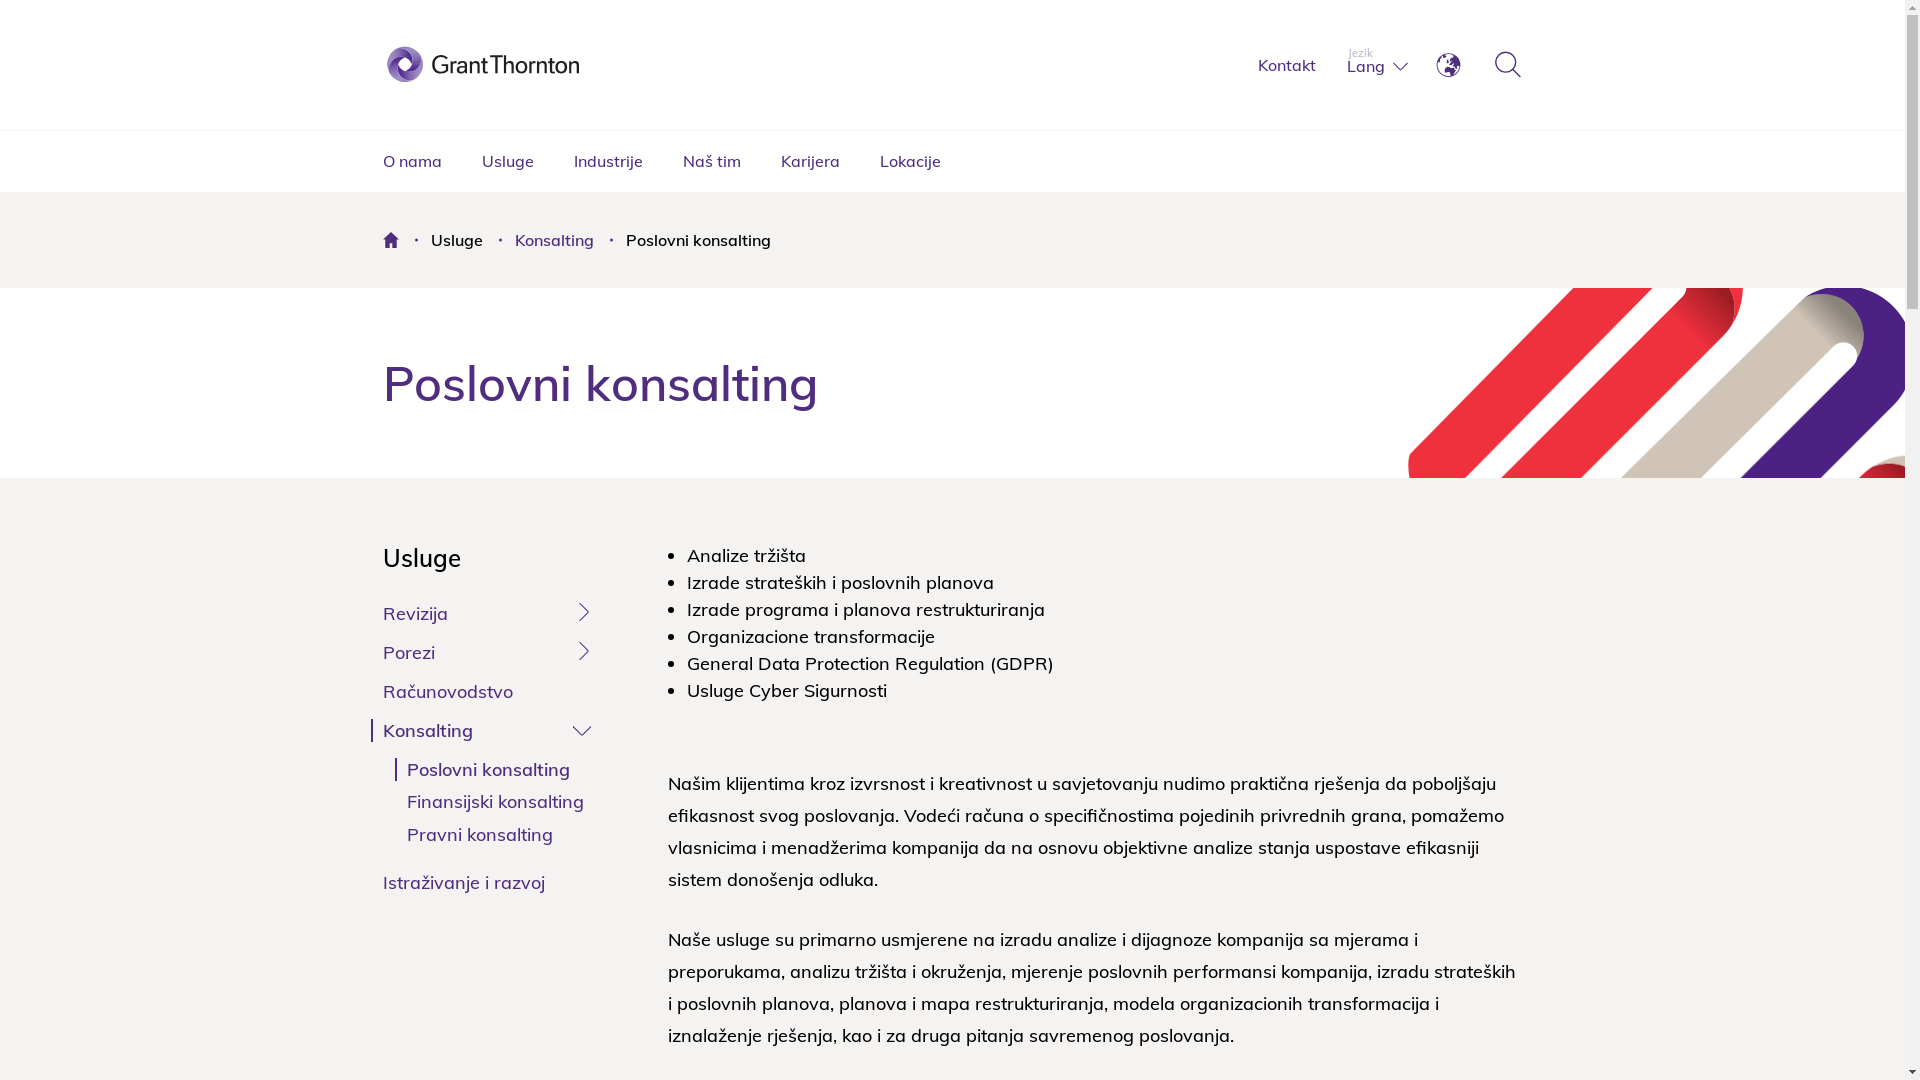  What do you see at coordinates (410, 160) in the screenshot?
I see `'O nama'` at bounding box center [410, 160].